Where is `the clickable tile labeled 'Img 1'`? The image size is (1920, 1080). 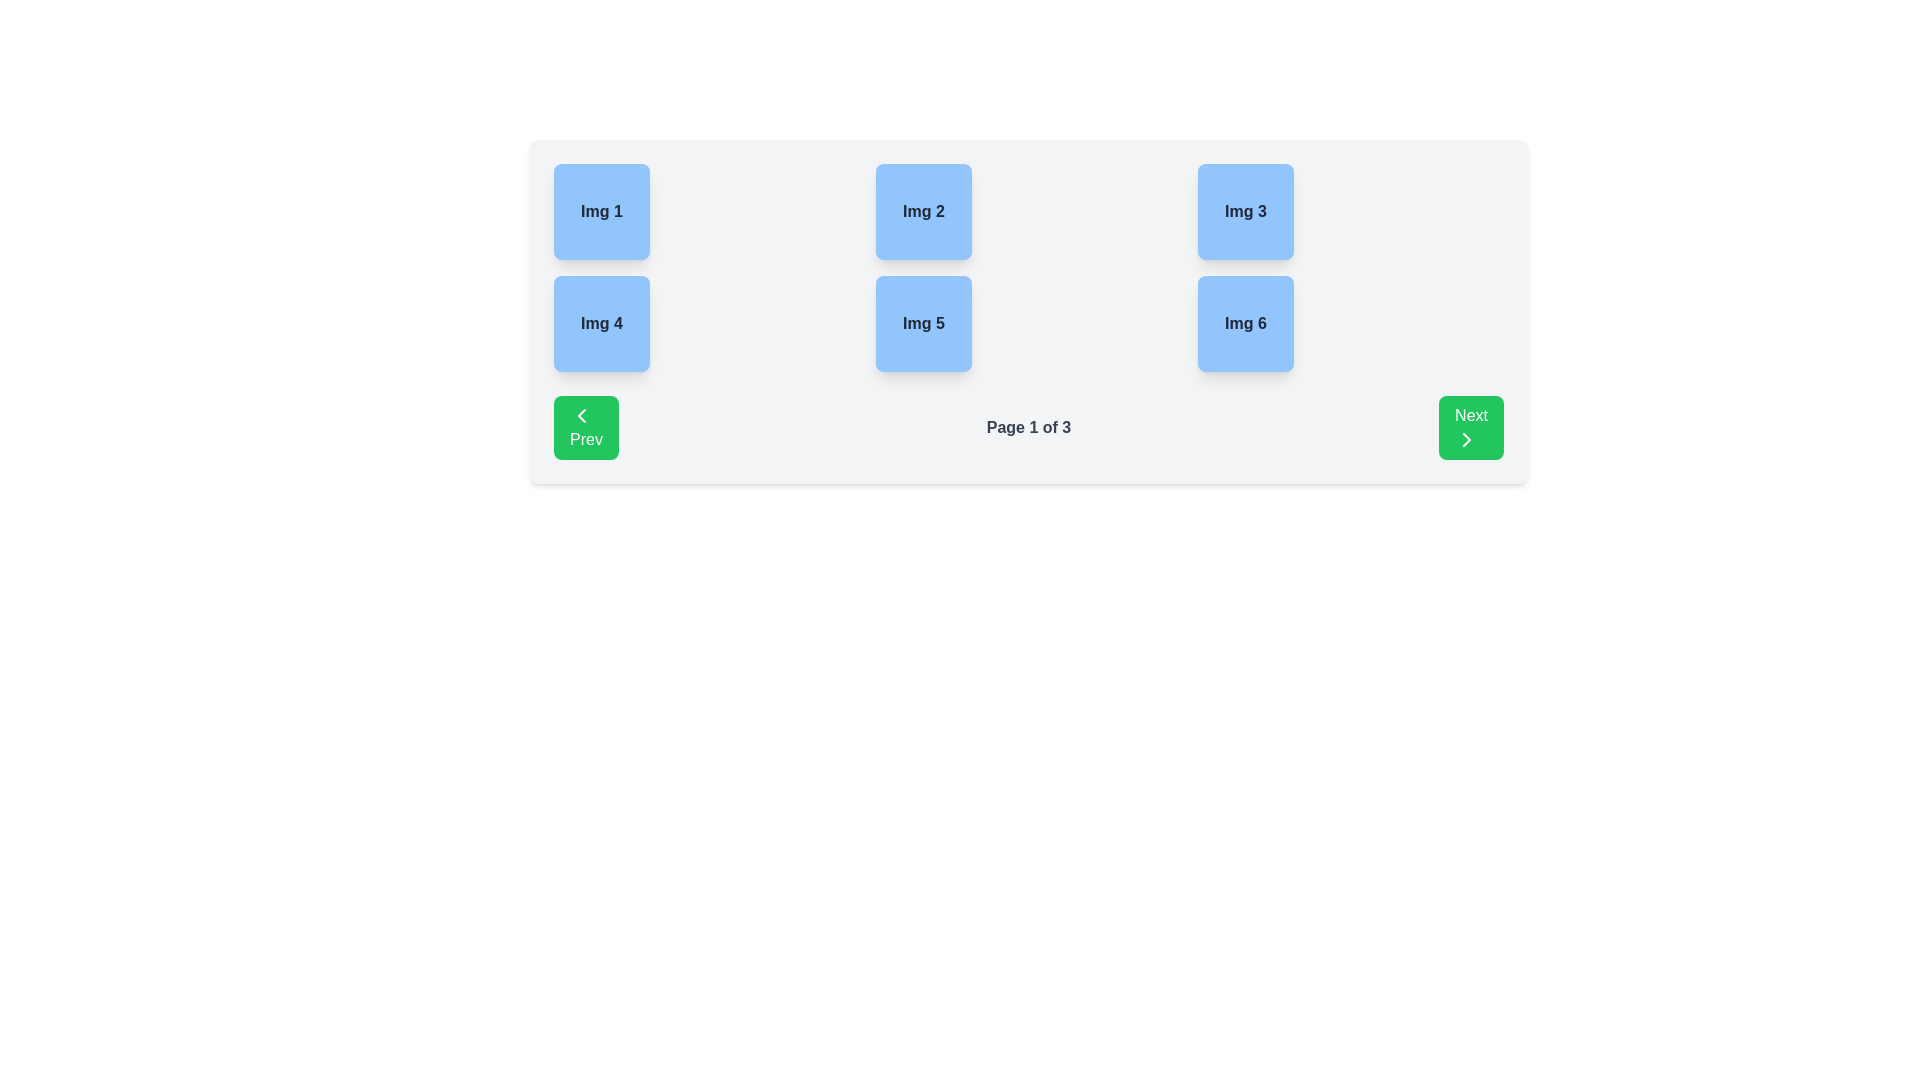 the clickable tile labeled 'Img 1' is located at coordinates (600, 212).